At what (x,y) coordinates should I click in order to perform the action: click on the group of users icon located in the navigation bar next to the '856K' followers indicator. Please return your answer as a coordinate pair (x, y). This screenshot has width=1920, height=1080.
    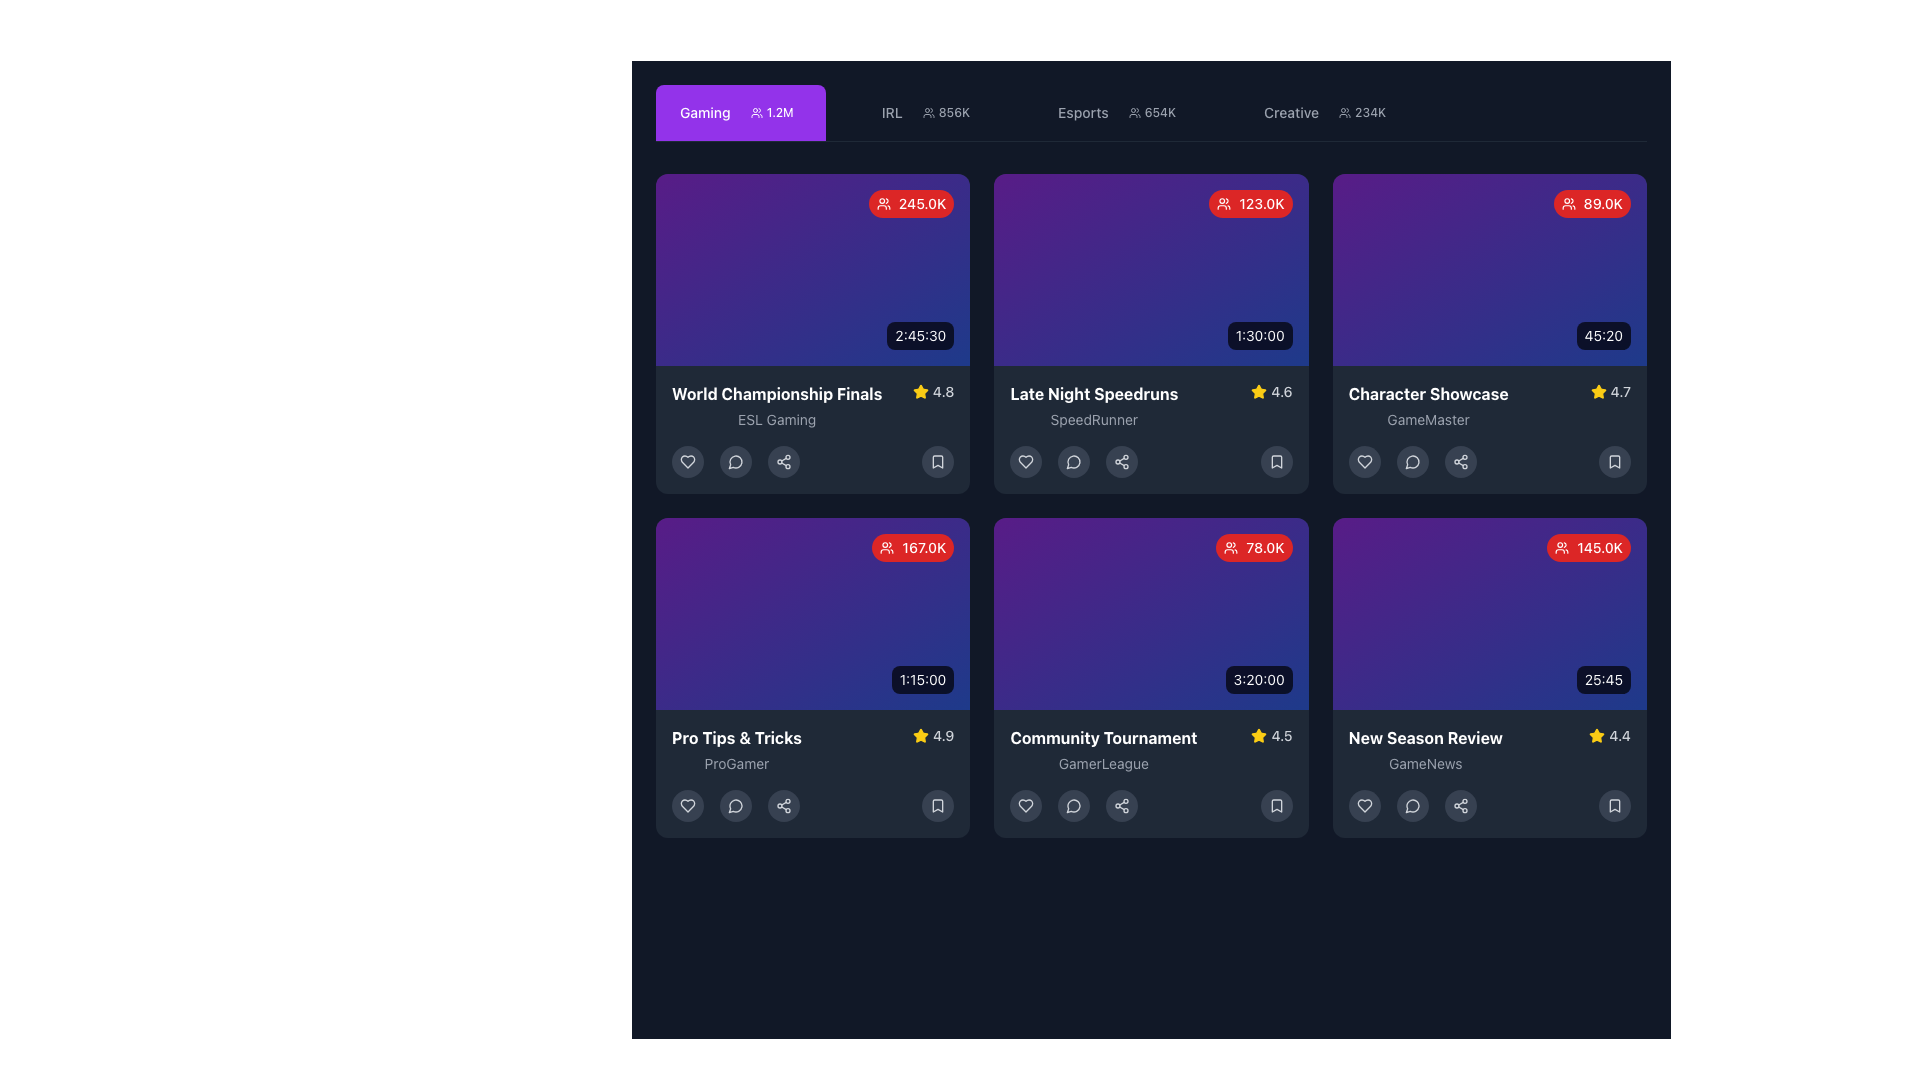
    Looking at the image, I should click on (927, 112).